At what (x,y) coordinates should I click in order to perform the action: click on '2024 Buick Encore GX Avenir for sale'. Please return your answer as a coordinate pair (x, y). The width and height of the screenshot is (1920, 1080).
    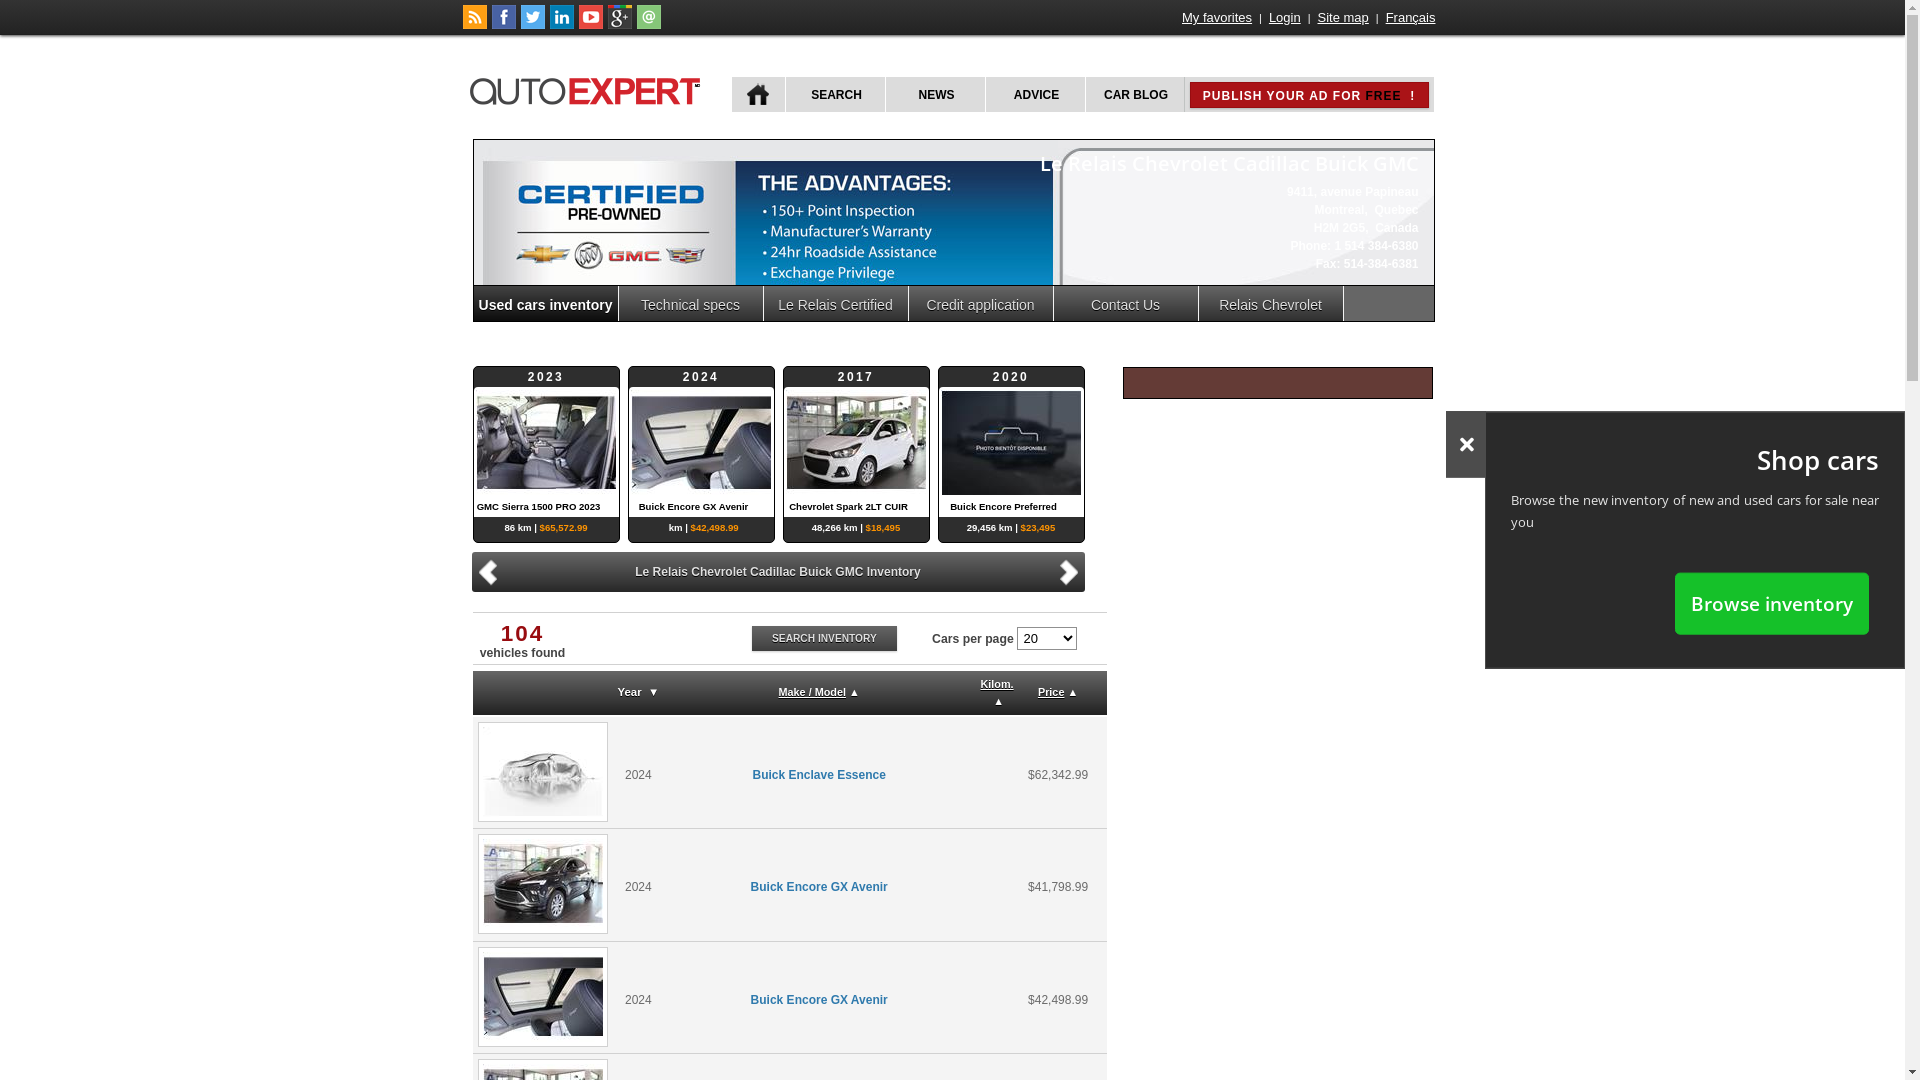
    Looking at the image, I should click on (477, 882).